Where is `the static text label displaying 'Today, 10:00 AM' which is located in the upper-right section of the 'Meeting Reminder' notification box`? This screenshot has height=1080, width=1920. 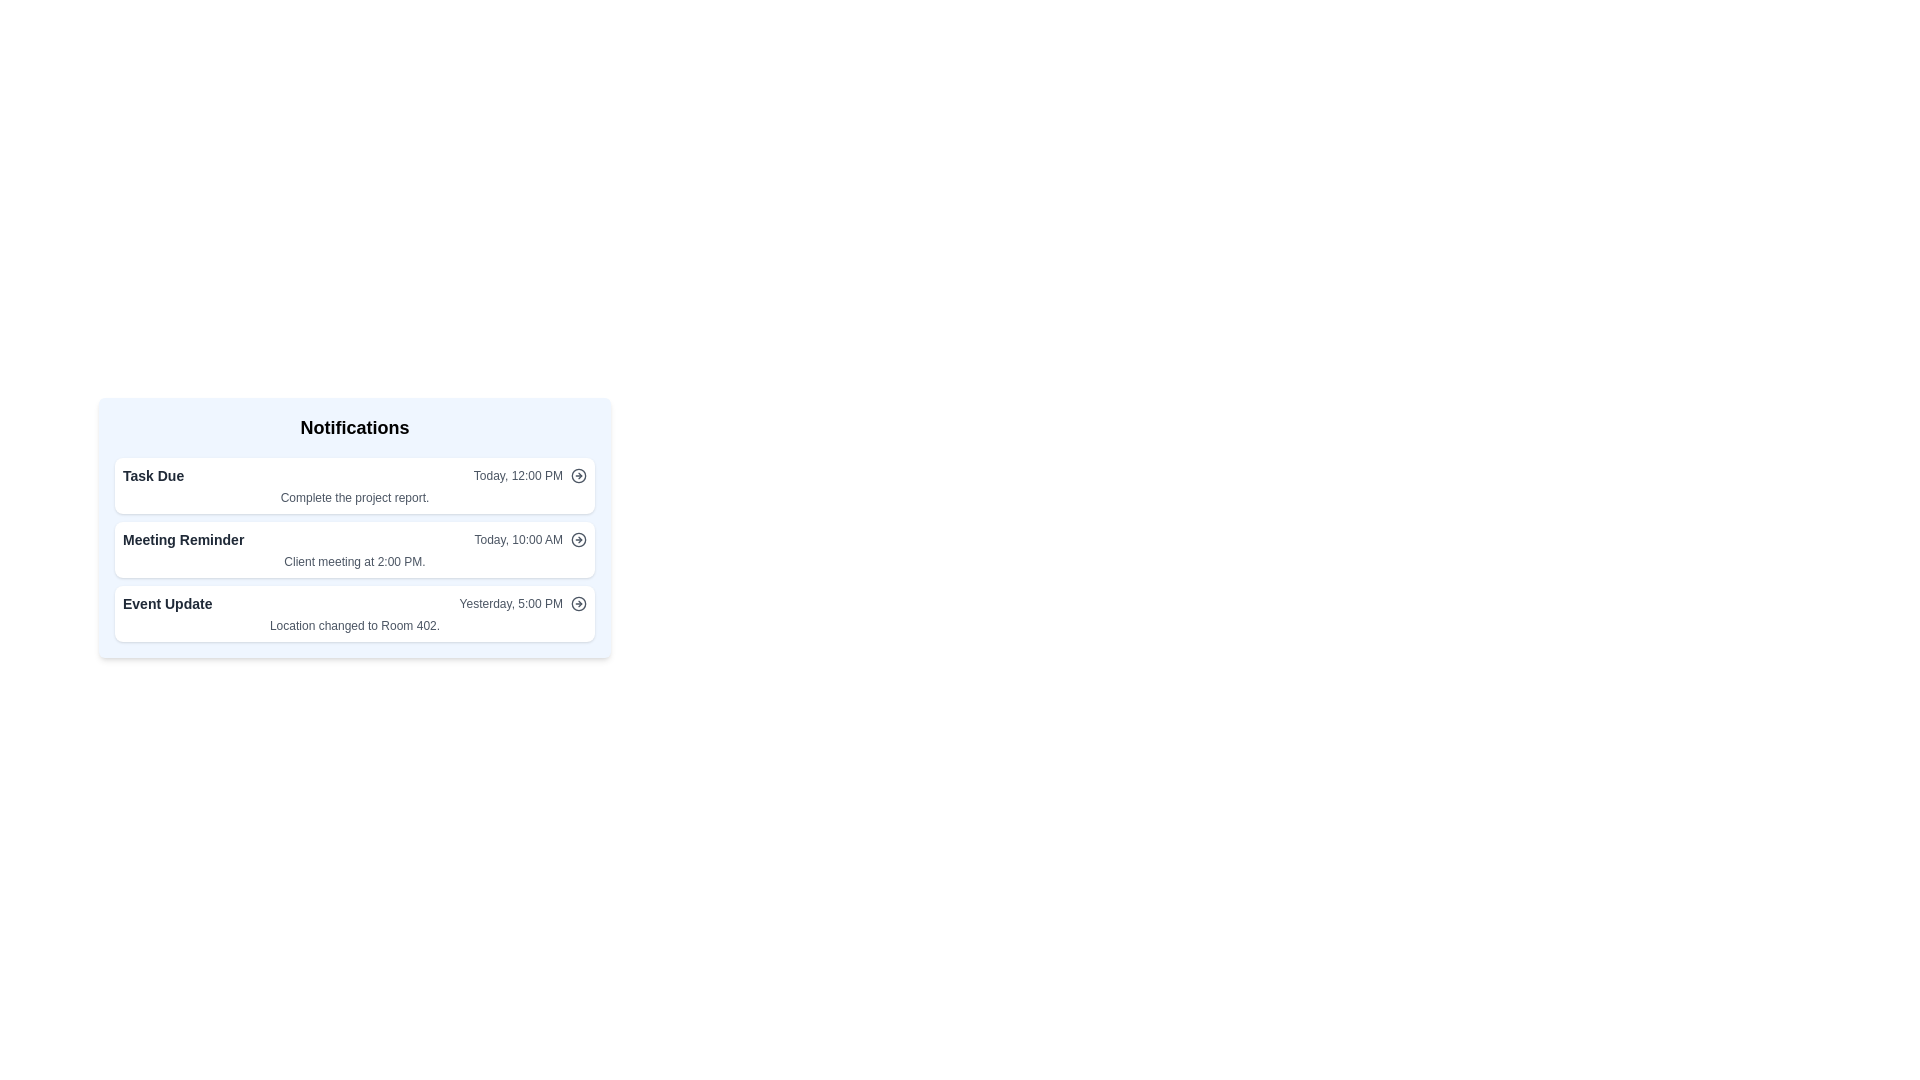 the static text label displaying 'Today, 10:00 AM' which is located in the upper-right section of the 'Meeting Reminder' notification box is located at coordinates (518, 540).